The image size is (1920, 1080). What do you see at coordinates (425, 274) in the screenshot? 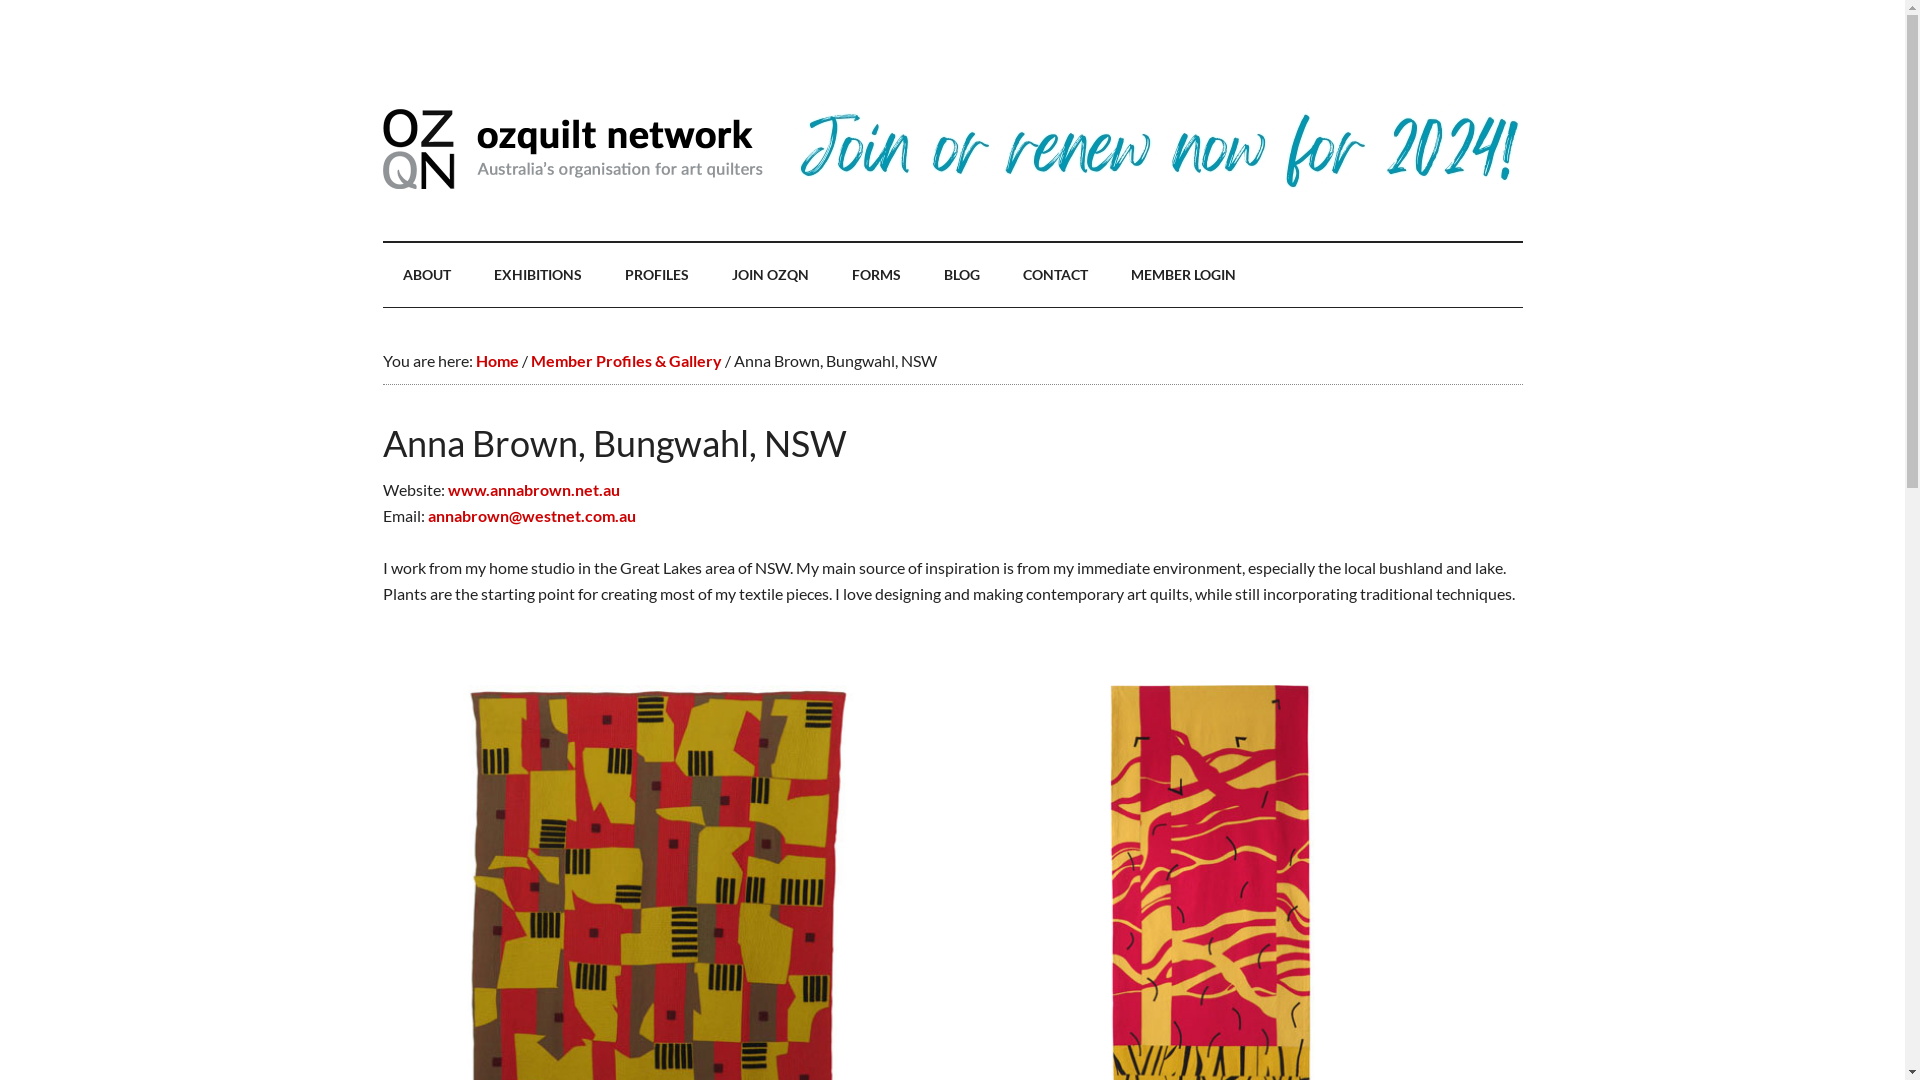
I see `'ABOUT'` at bounding box center [425, 274].